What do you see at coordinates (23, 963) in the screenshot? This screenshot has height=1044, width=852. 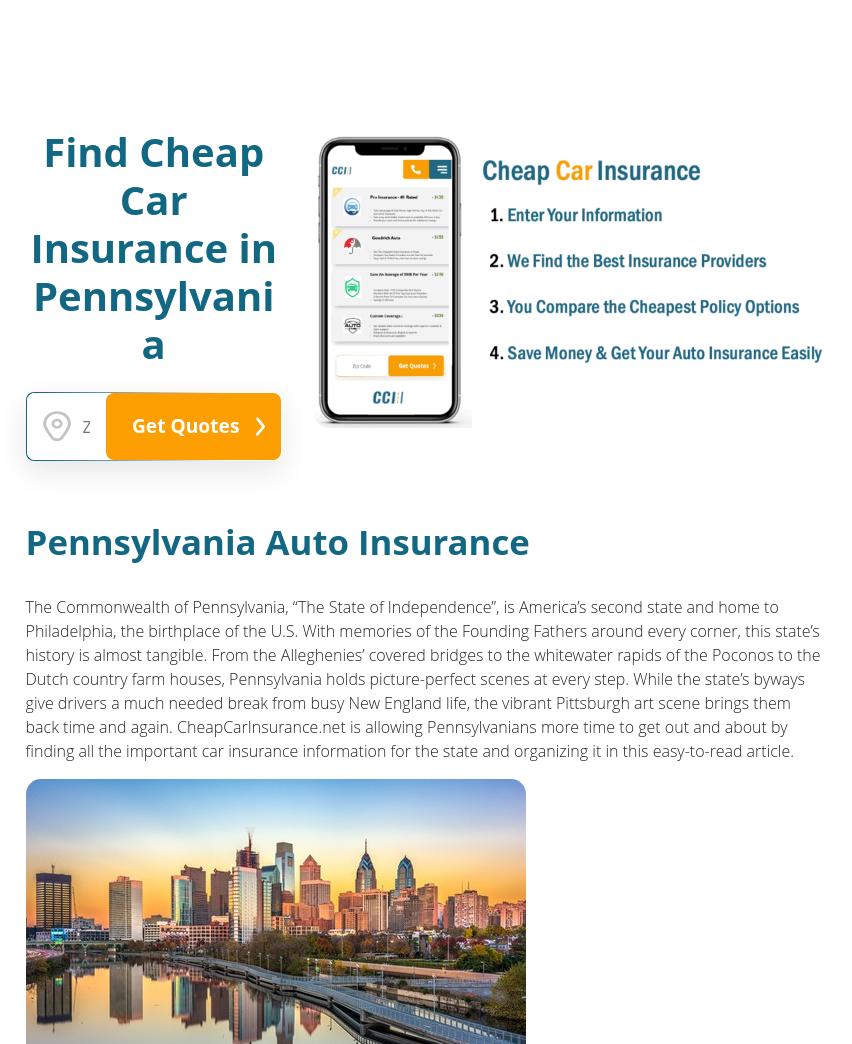 I see `'Pennsylvania Department of Transportation'` at bounding box center [23, 963].